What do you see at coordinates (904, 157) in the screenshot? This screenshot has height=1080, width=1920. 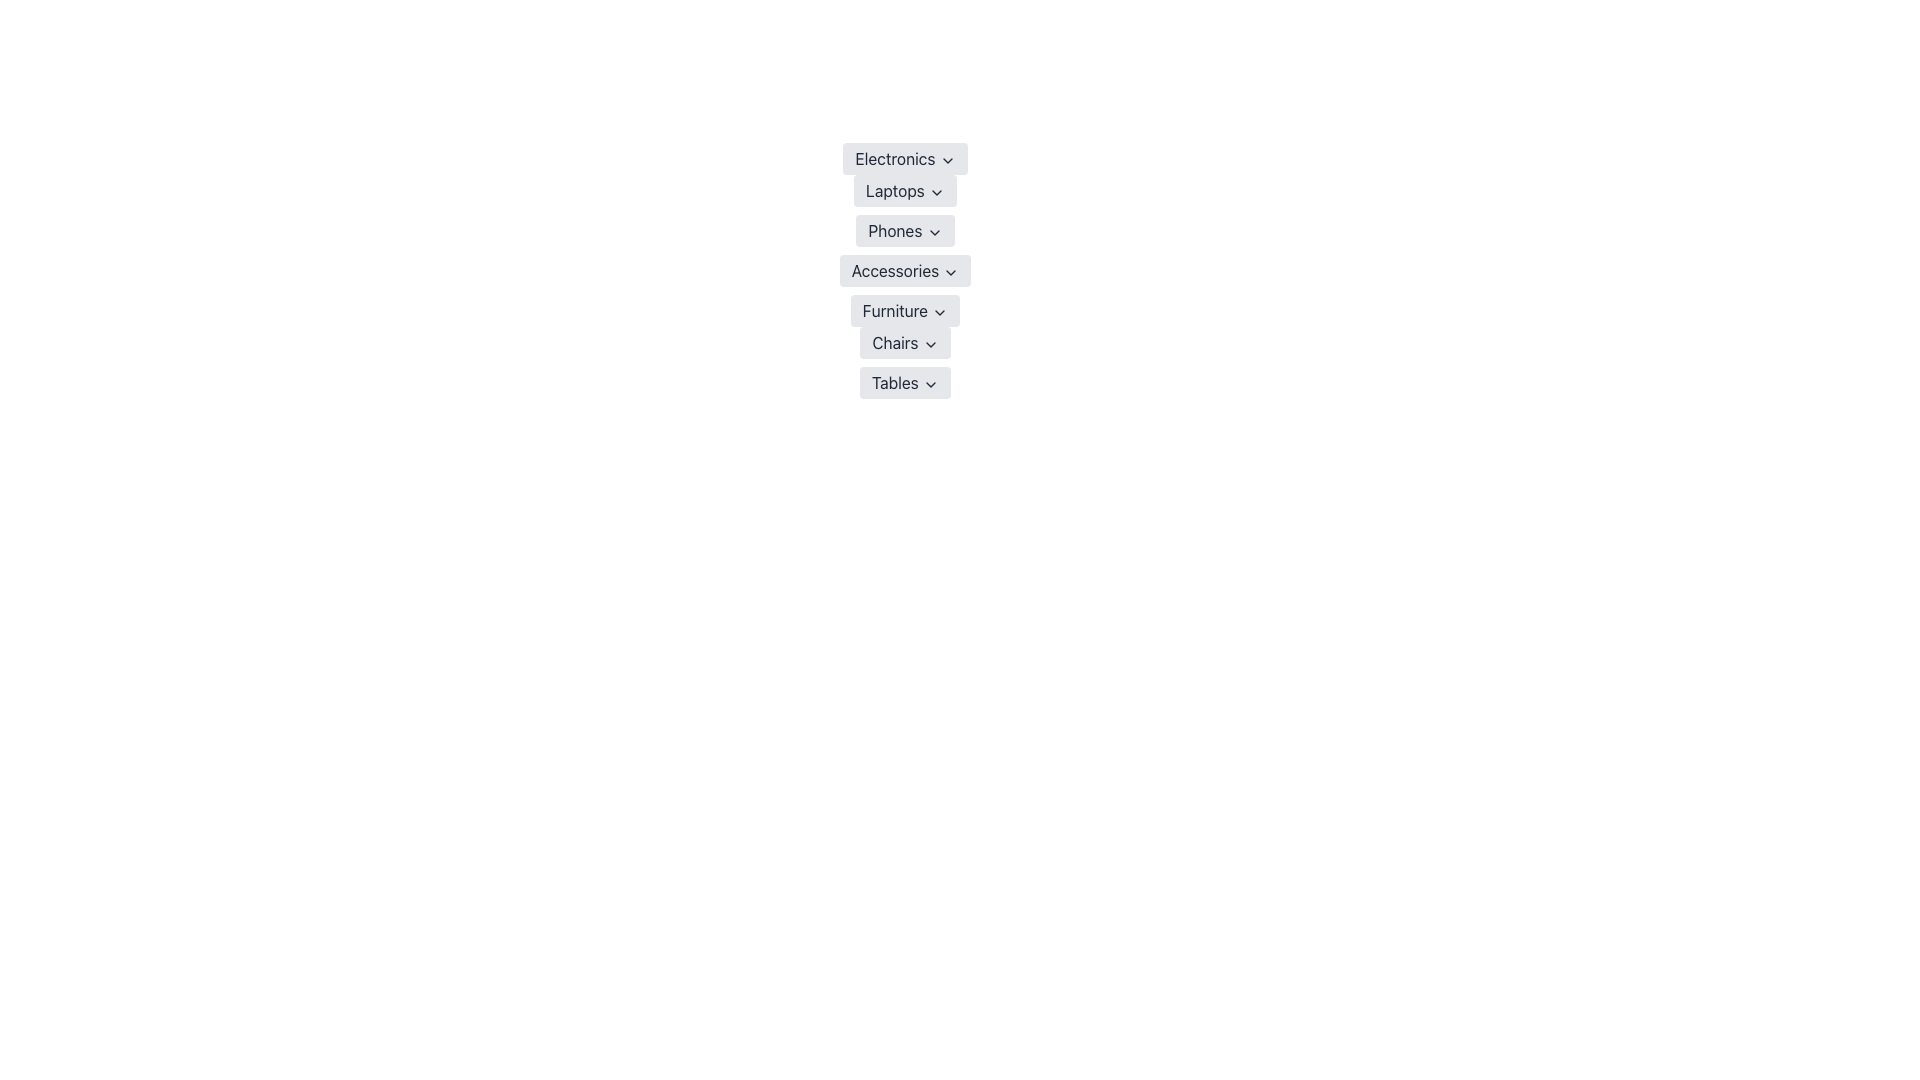 I see `the 'Electronics' dropdown button, which has a light gray background and a dark gray font` at bounding box center [904, 157].